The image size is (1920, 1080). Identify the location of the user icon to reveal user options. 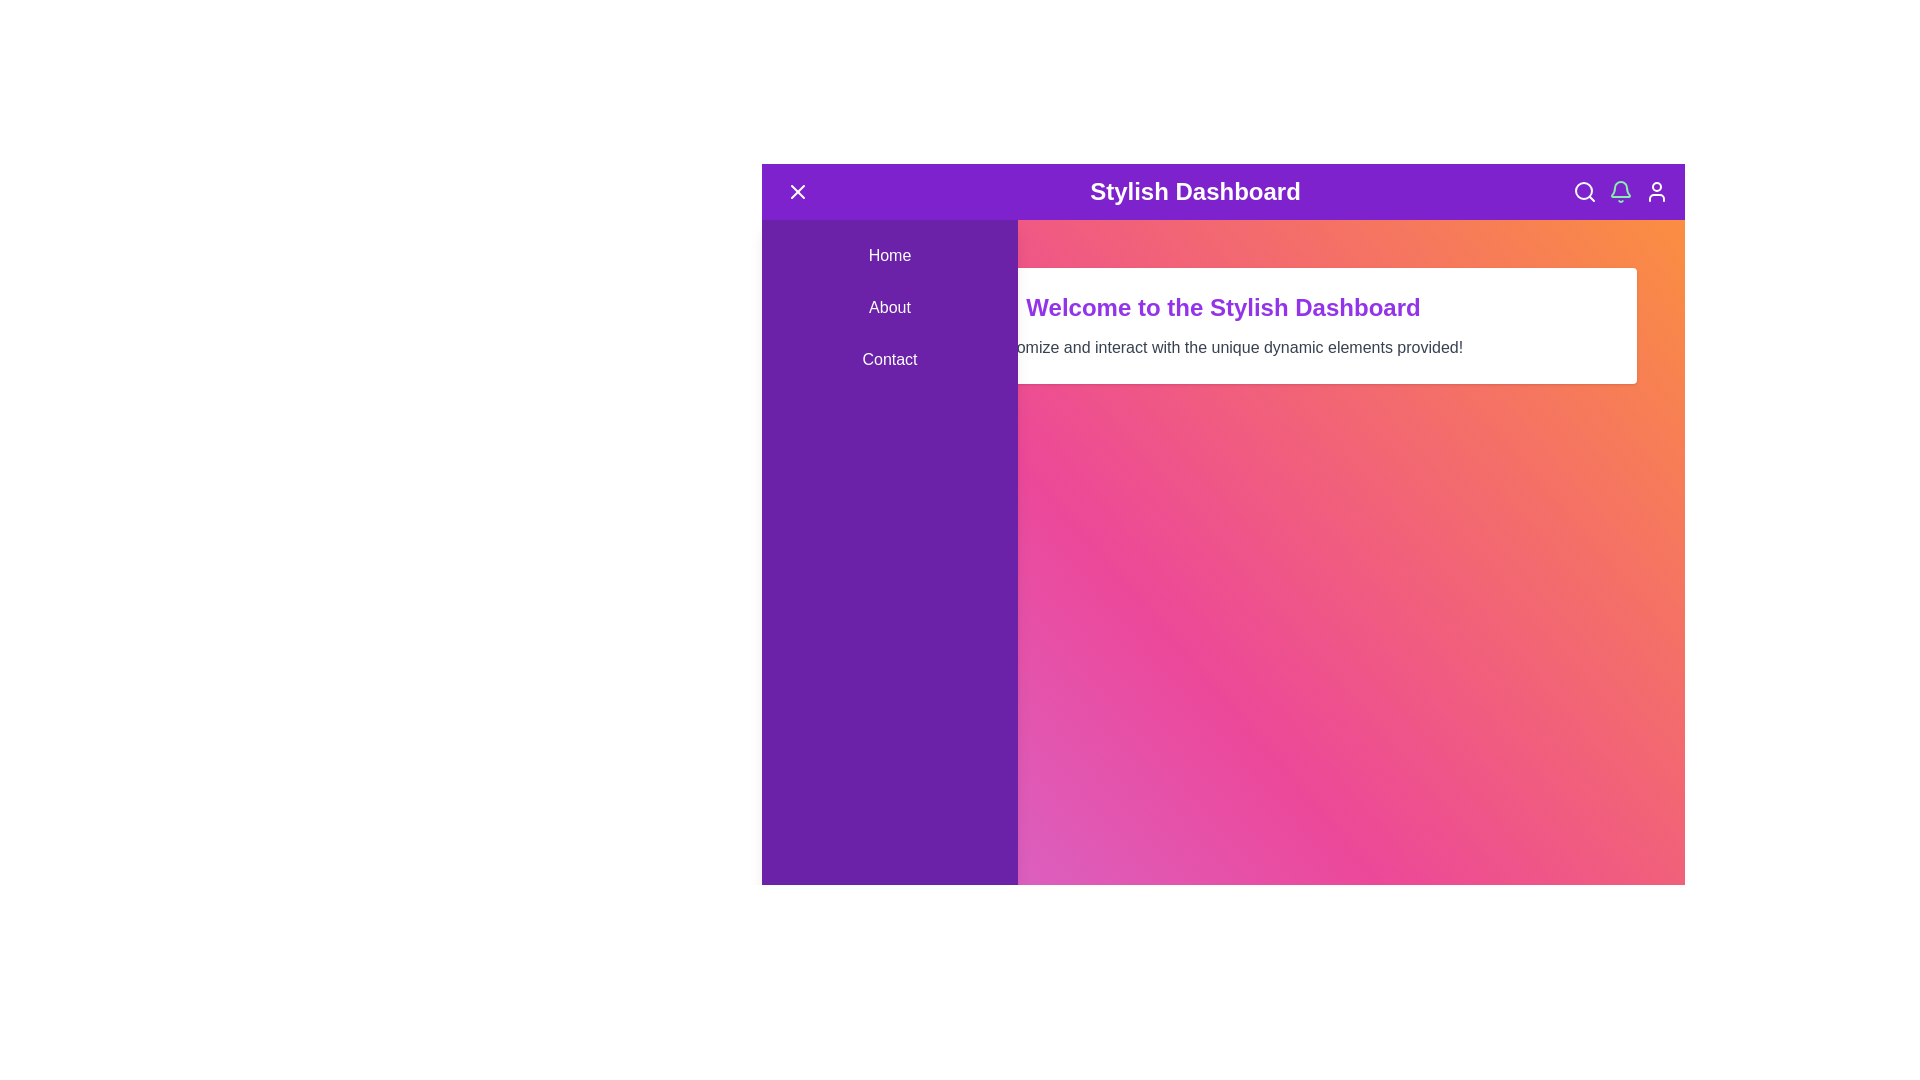
(1656, 192).